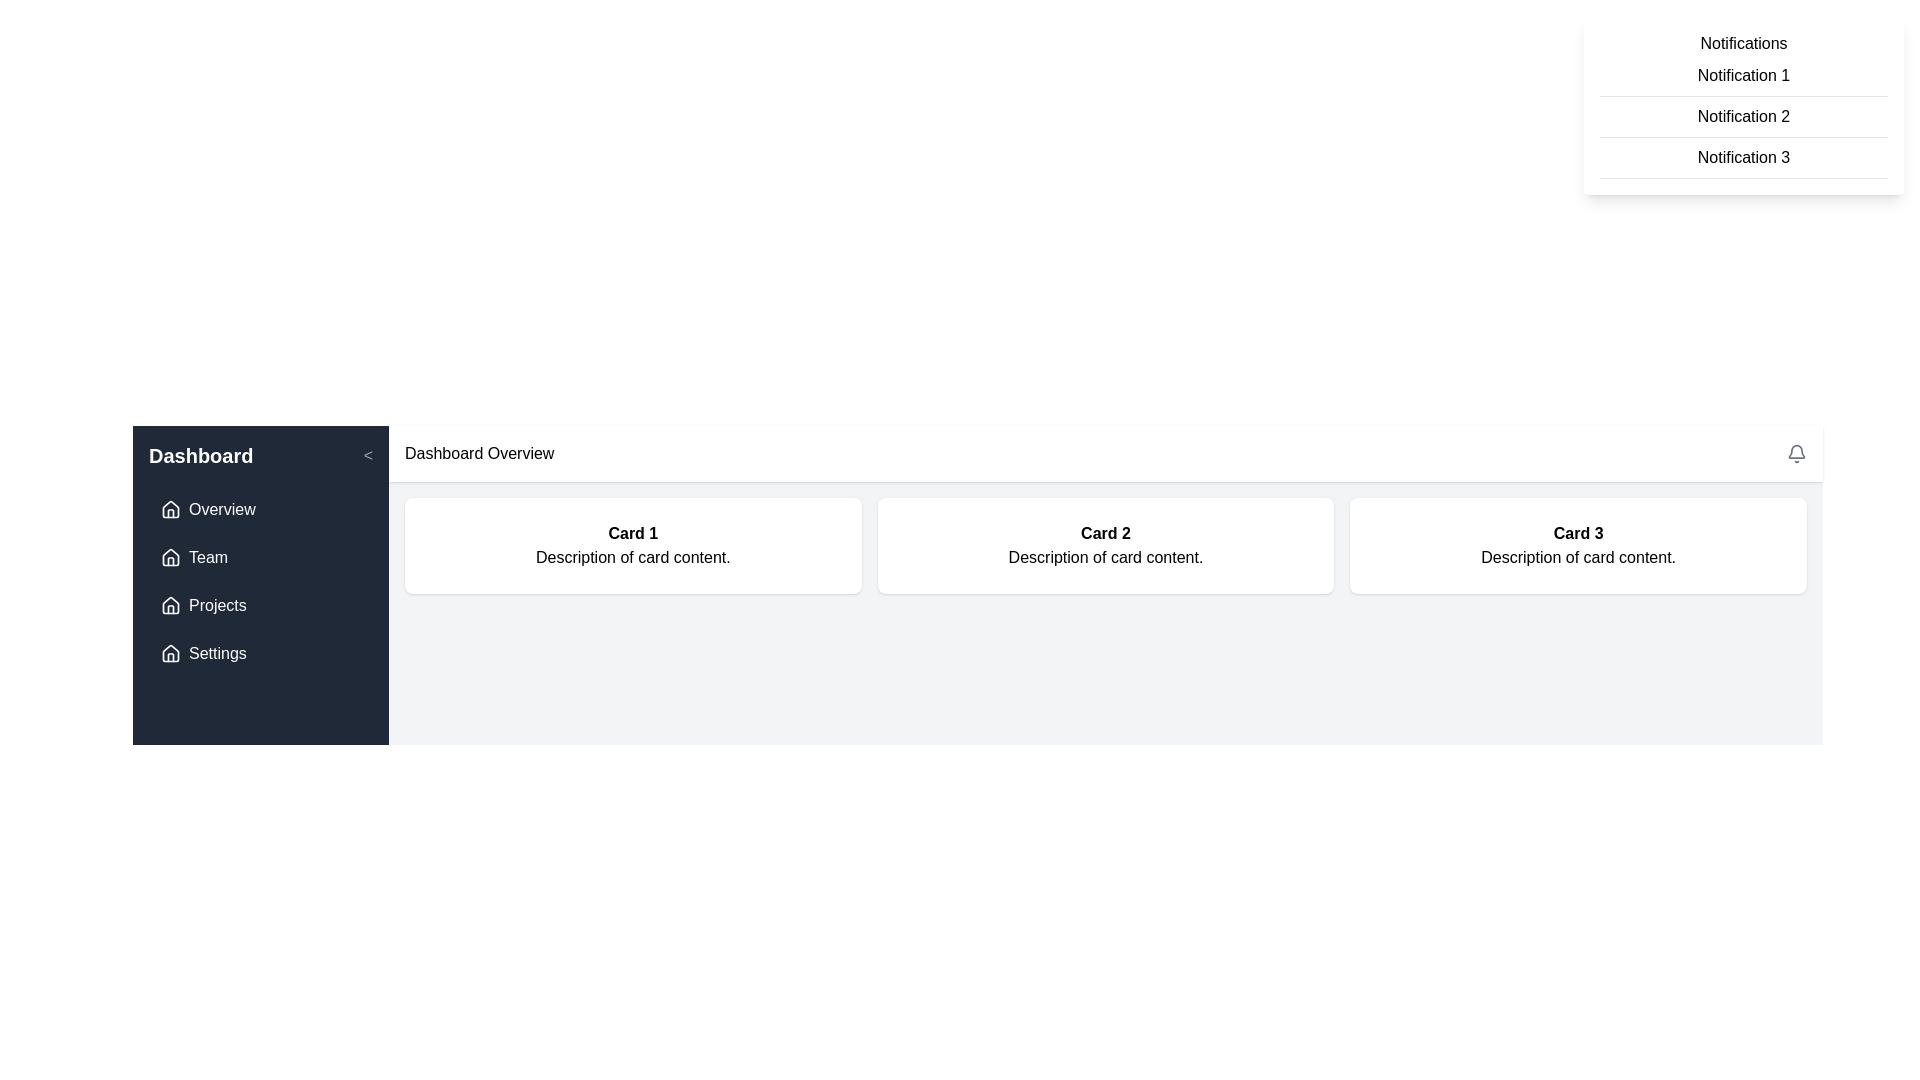 The image size is (1920, 1080). What do you see at coordinates (171, 654) in the screenshot?
I see `the 'Settings' icon, which is a visual representation for the 'Settings' menu entry located in the left-hand side navigation panel` at bounding box center [171, 654].